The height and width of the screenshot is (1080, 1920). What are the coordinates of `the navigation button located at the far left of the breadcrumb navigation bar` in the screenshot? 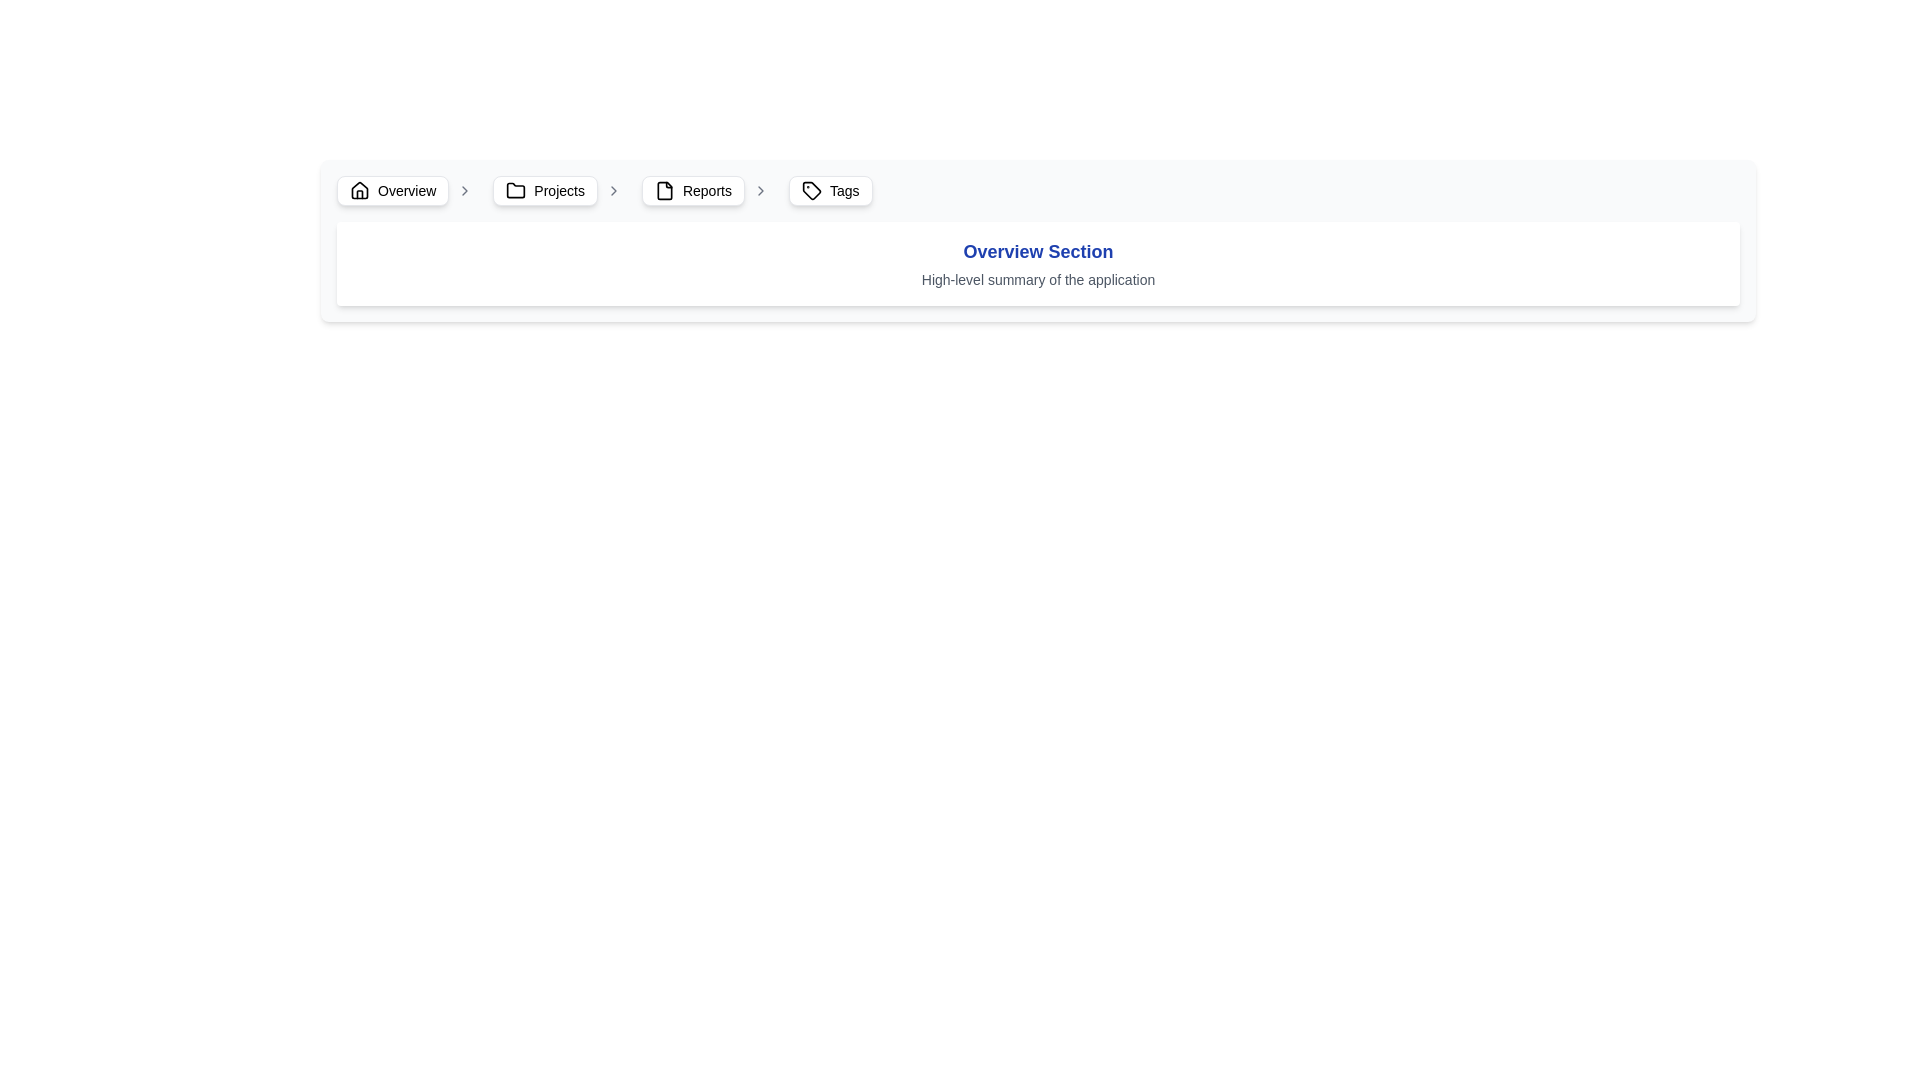 It's located at (393, 191).